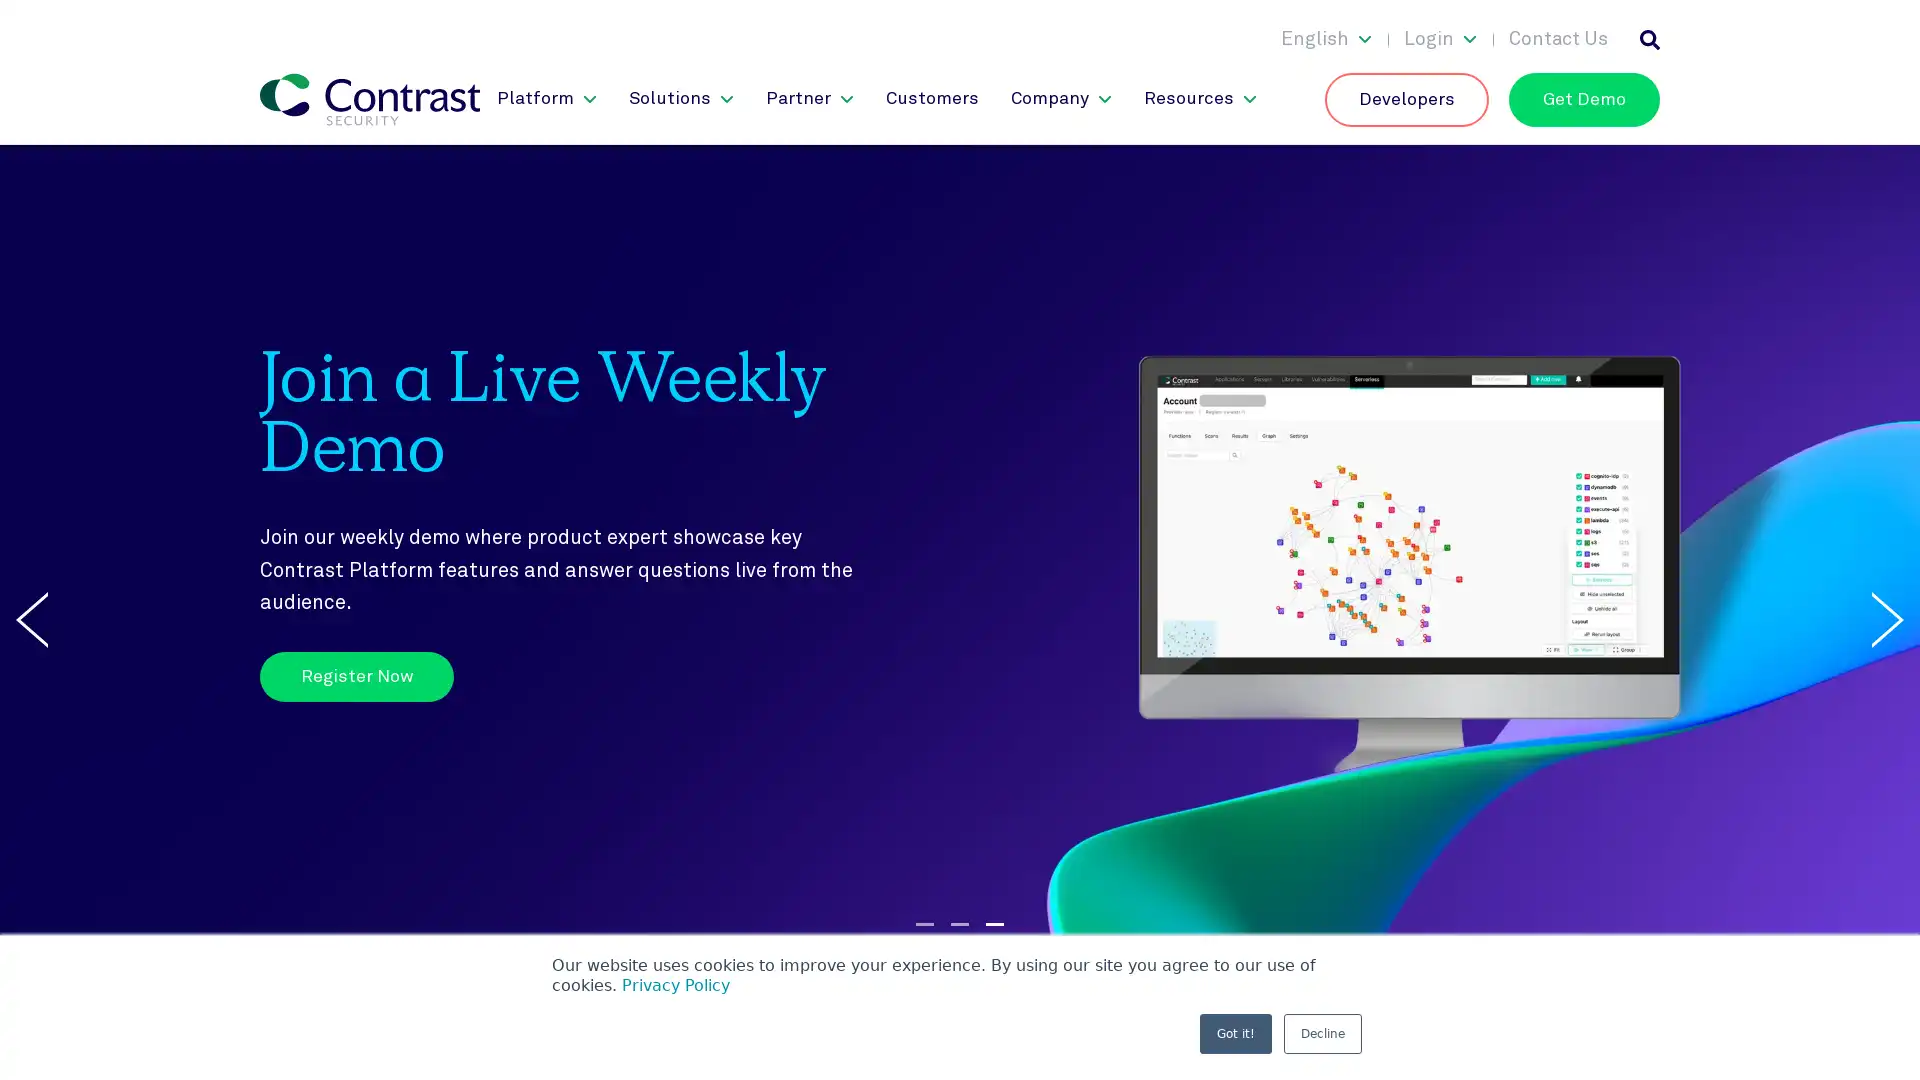 This screenshot has width=1920, height=1080. Describe the element at coordinates (1235, 1033) in the screenshot. I see `Got it!` at that location.